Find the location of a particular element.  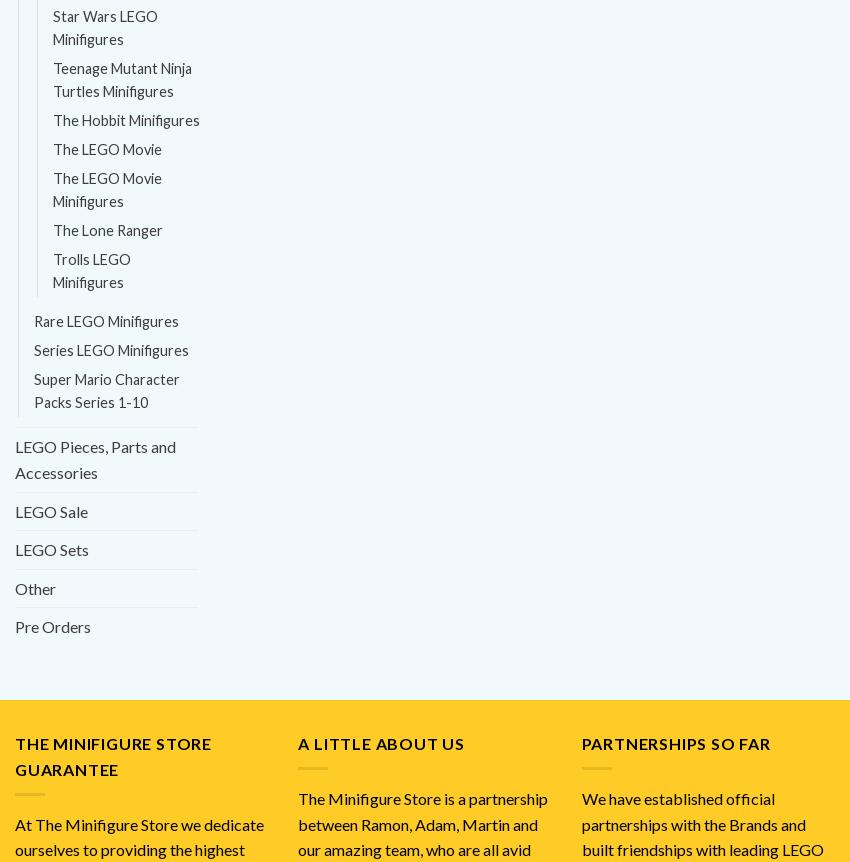

'Rare LEGO Minifigures' is located at coordinates (33, 321).